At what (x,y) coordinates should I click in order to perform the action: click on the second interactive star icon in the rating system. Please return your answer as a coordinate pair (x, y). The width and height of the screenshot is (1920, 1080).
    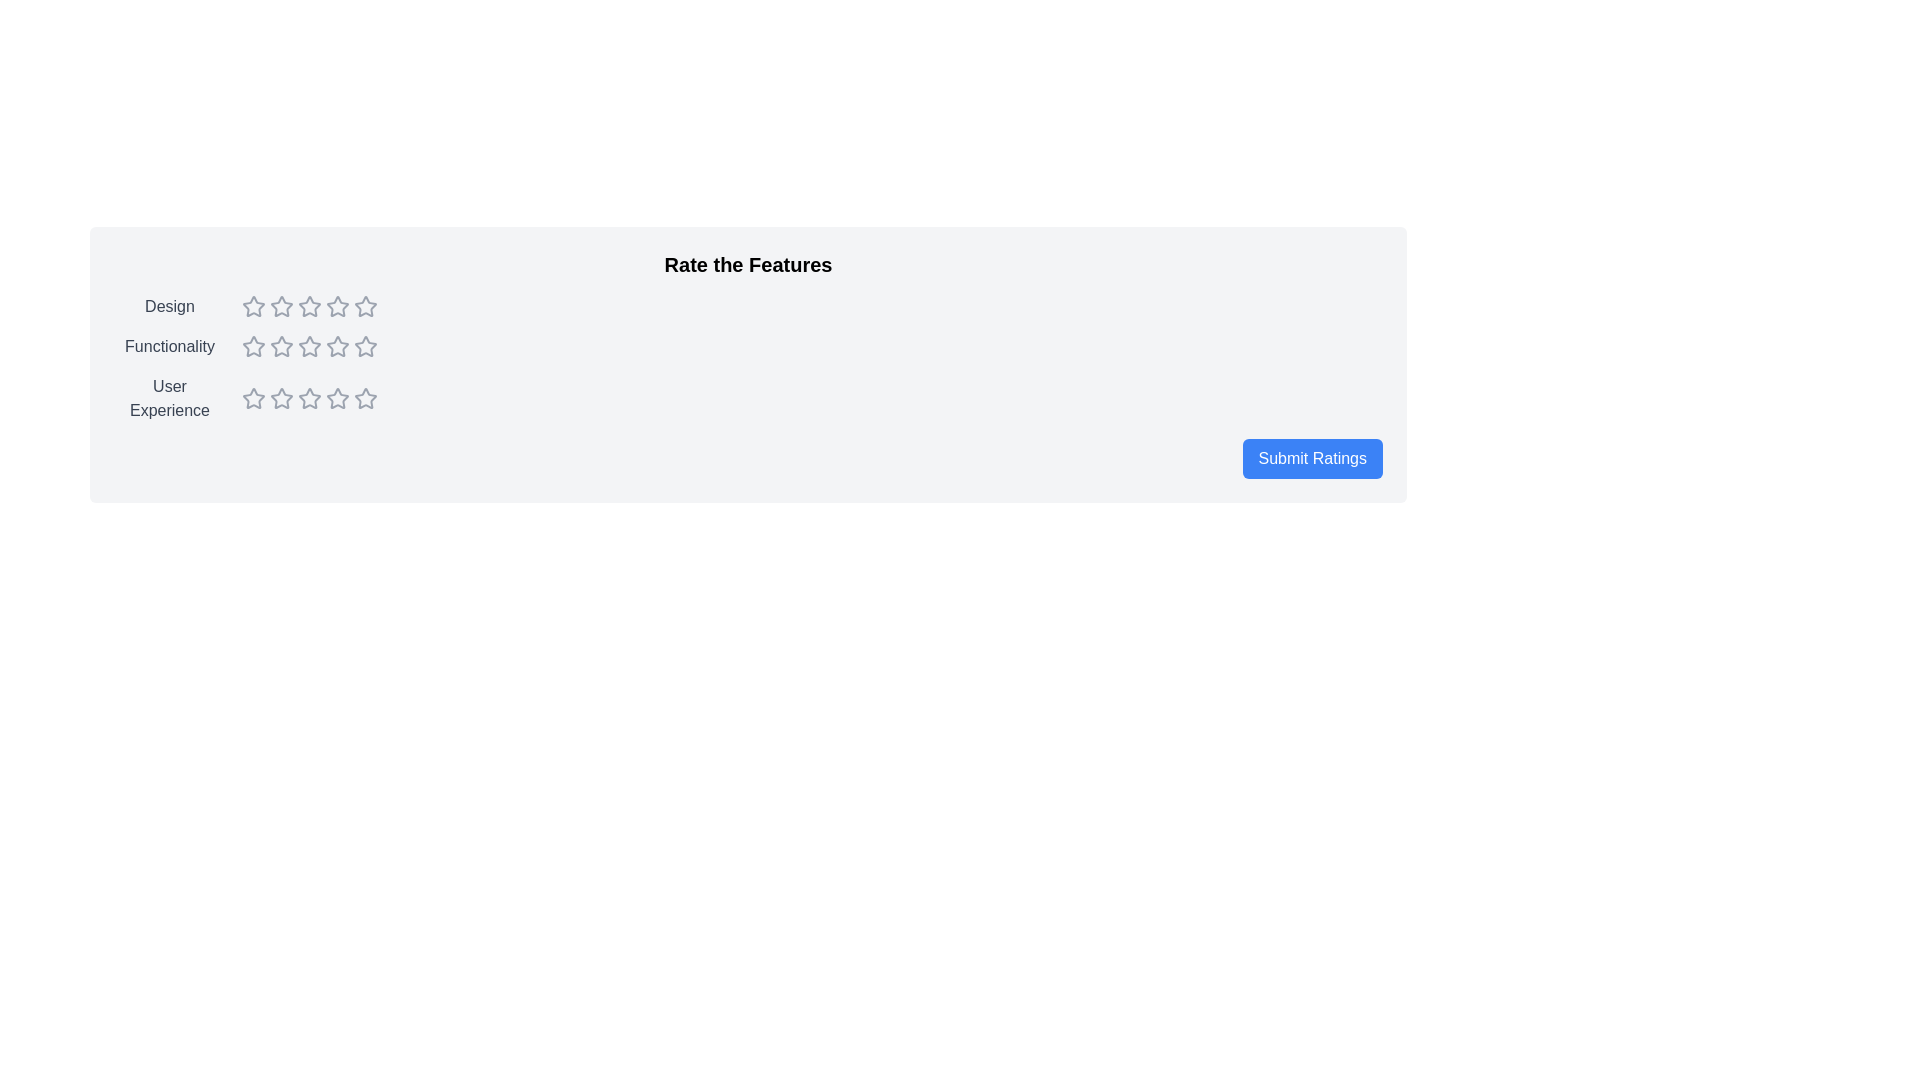
    Looking at the image, I should click on (281, 306).